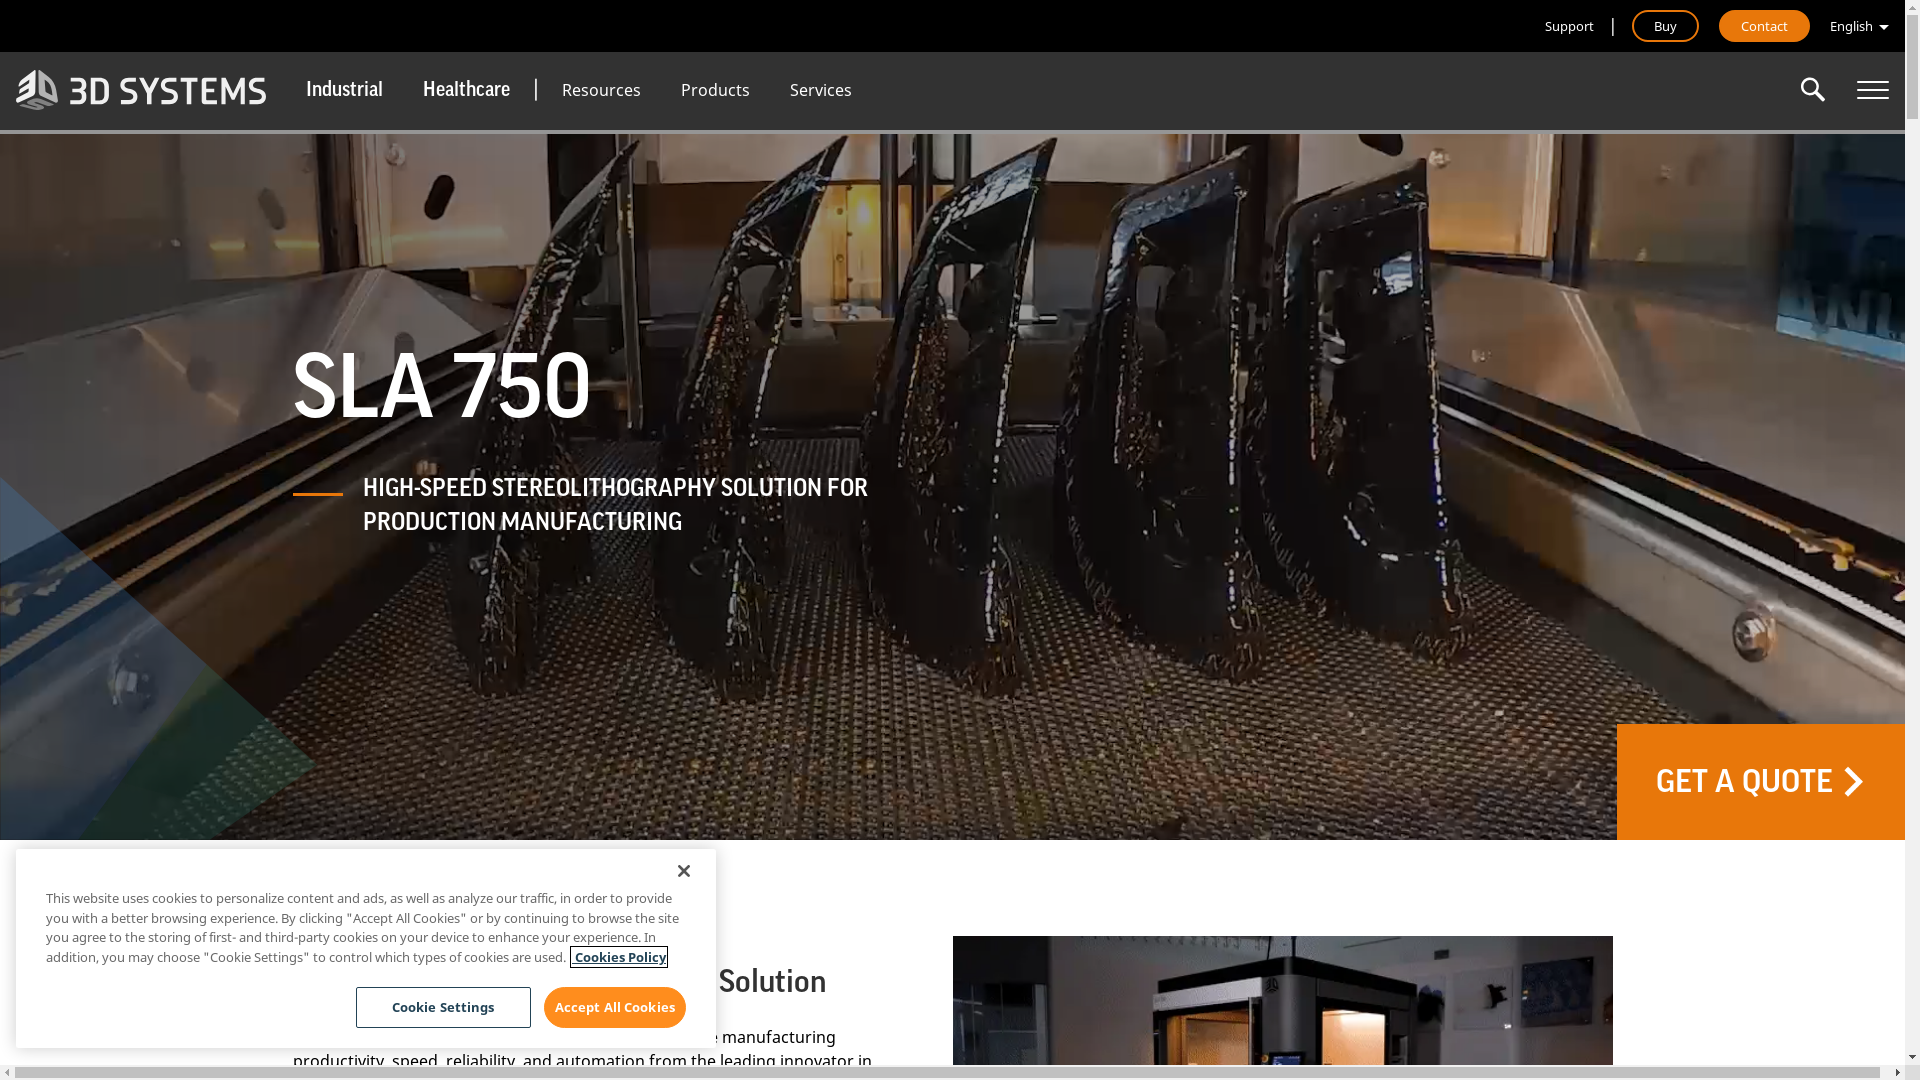  What do you see at coordinates (1858, 27) in the screenshot?
I see `'English'` at bounding box center [1858, 27].